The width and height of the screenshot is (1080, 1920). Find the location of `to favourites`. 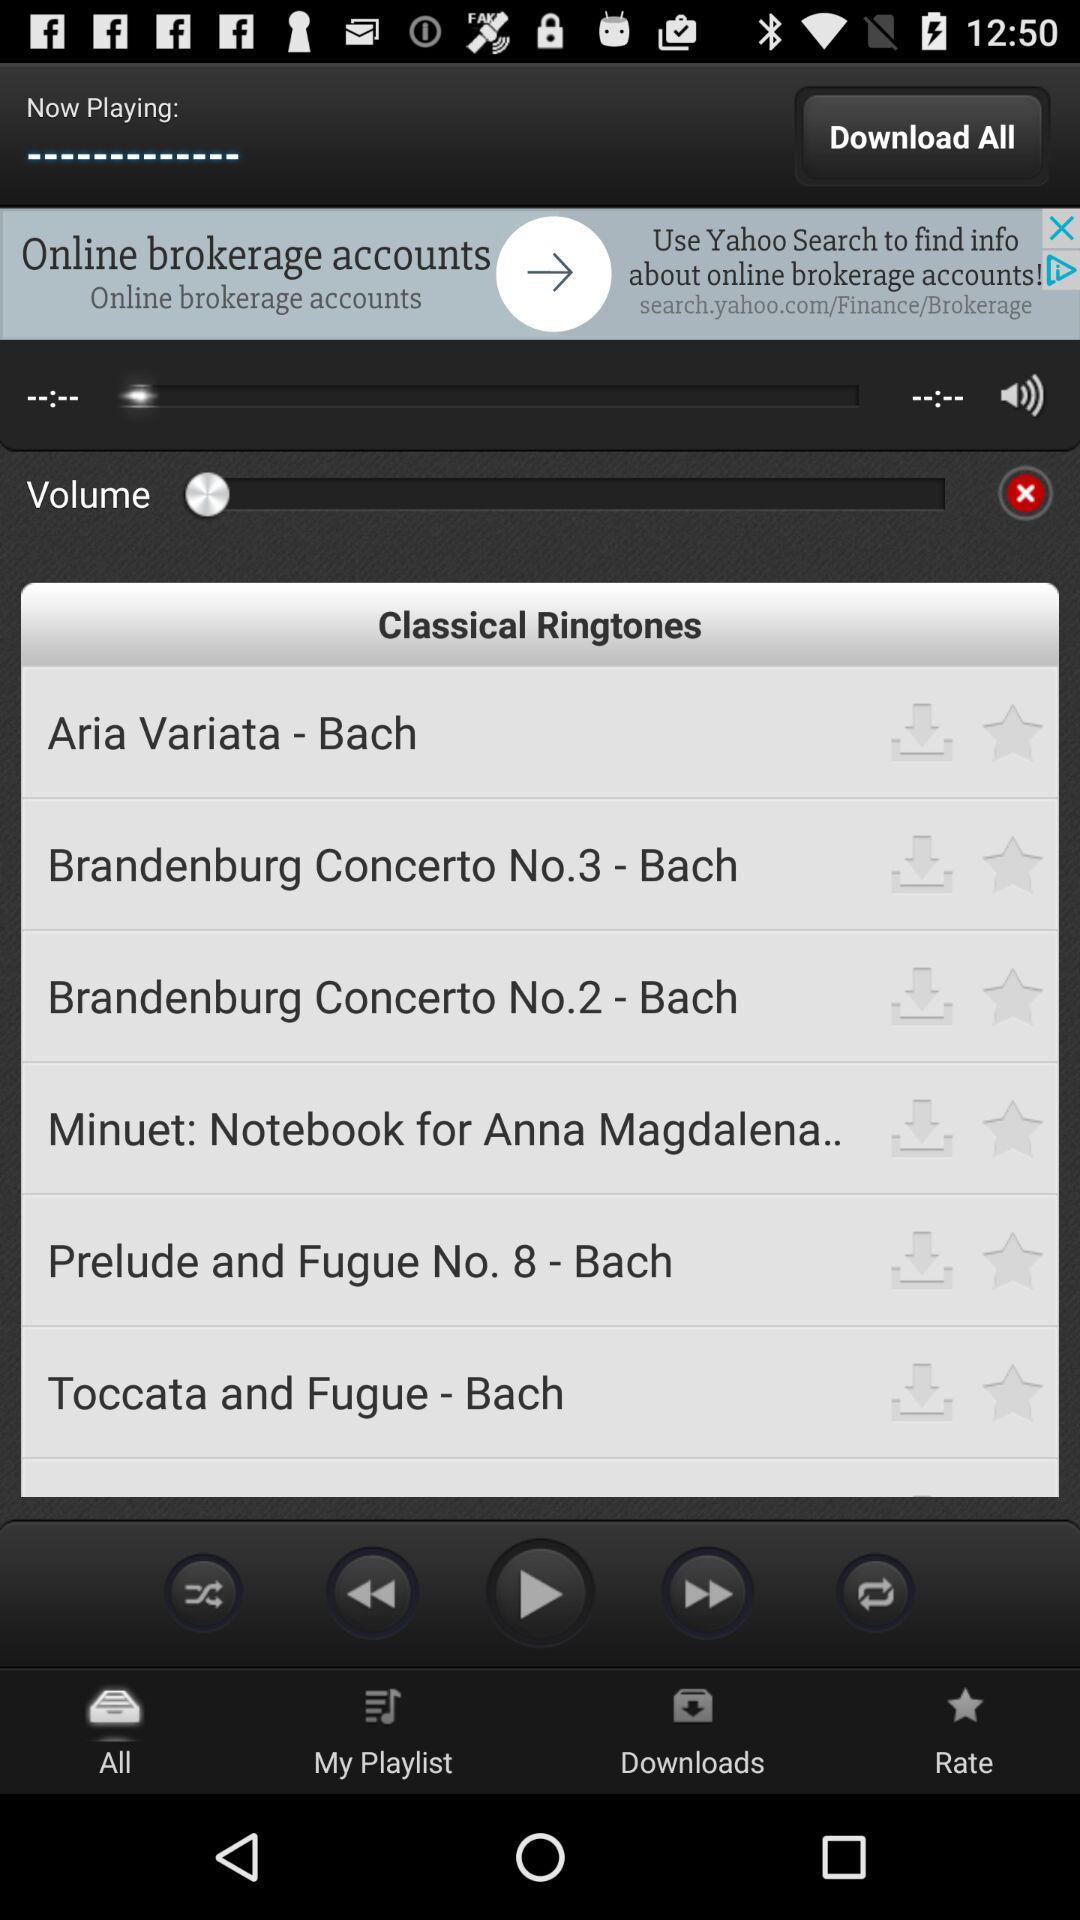

to favourites is located at coordinates (1013, 995).